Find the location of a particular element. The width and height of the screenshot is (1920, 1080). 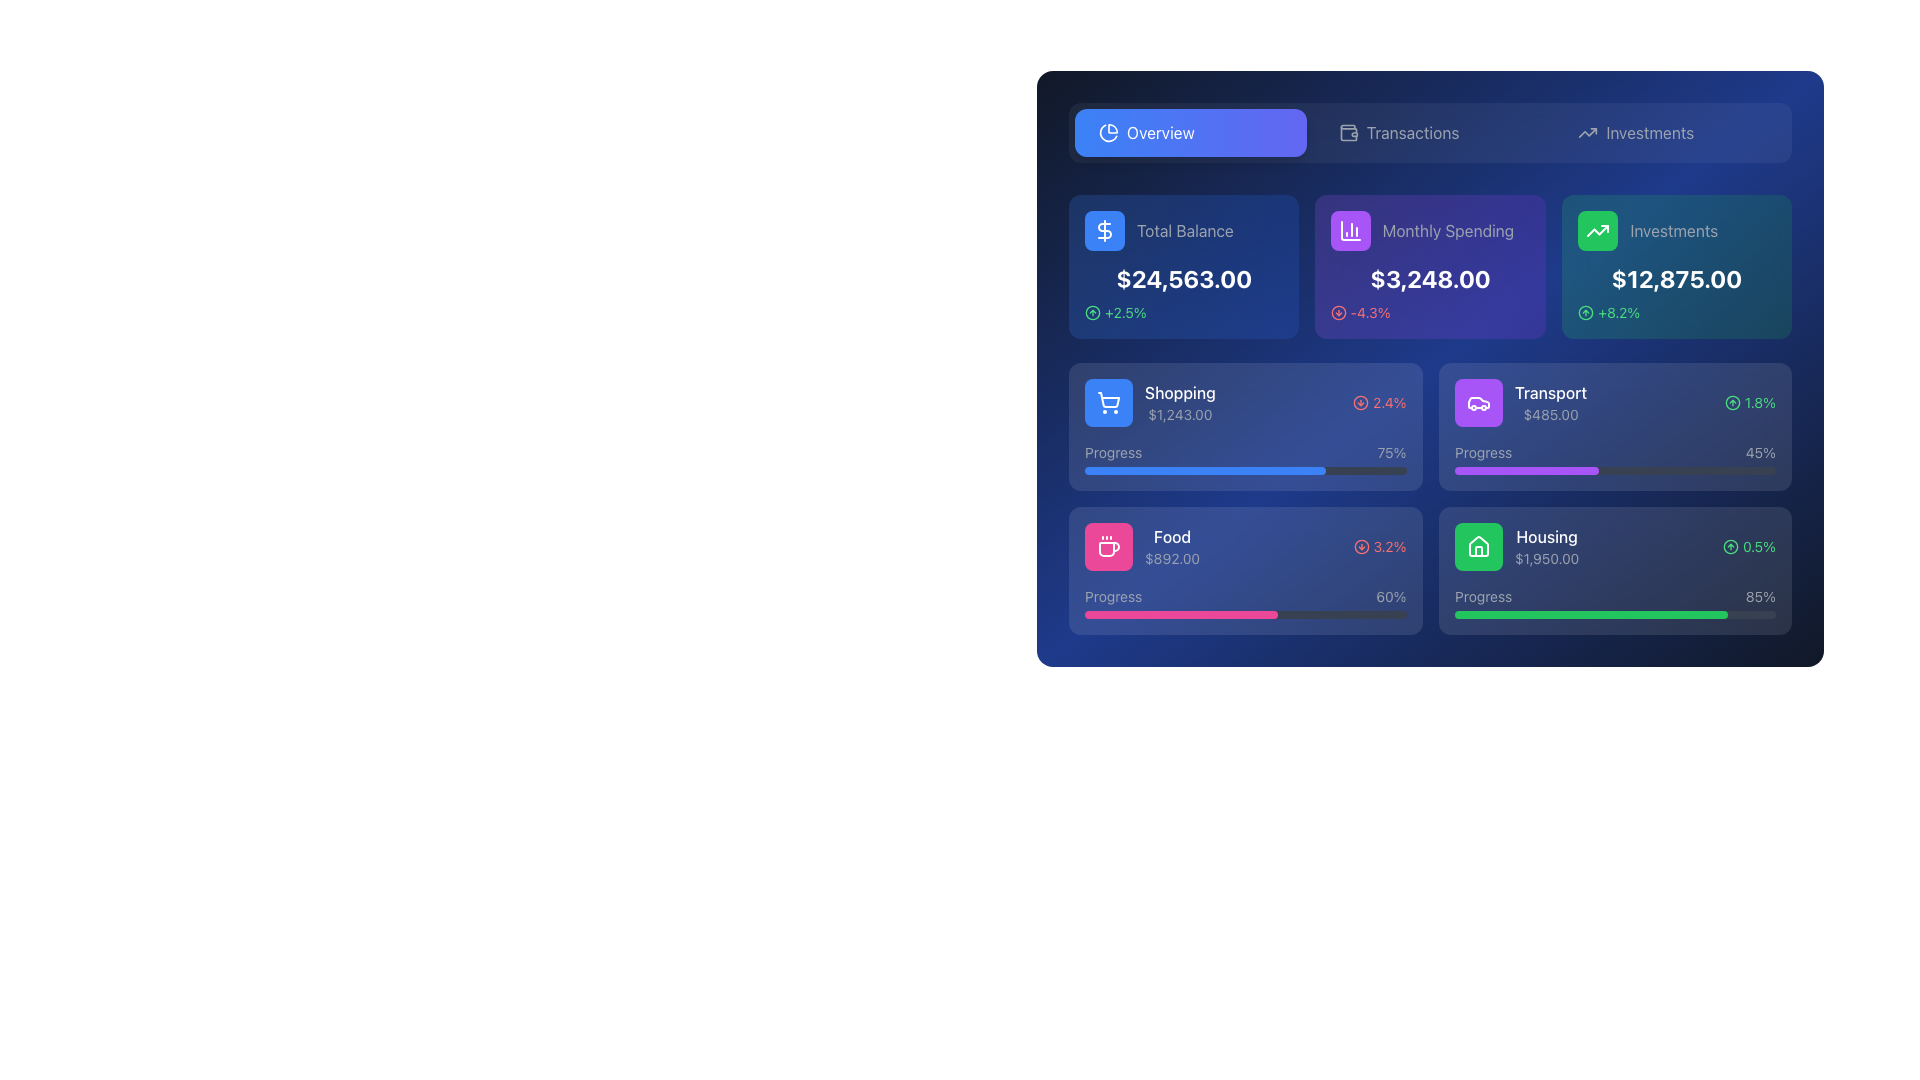

the small green upward-pointing arrow icon located next to the text '0.5%' in the Housing section is located at coordinates (1730, 547).